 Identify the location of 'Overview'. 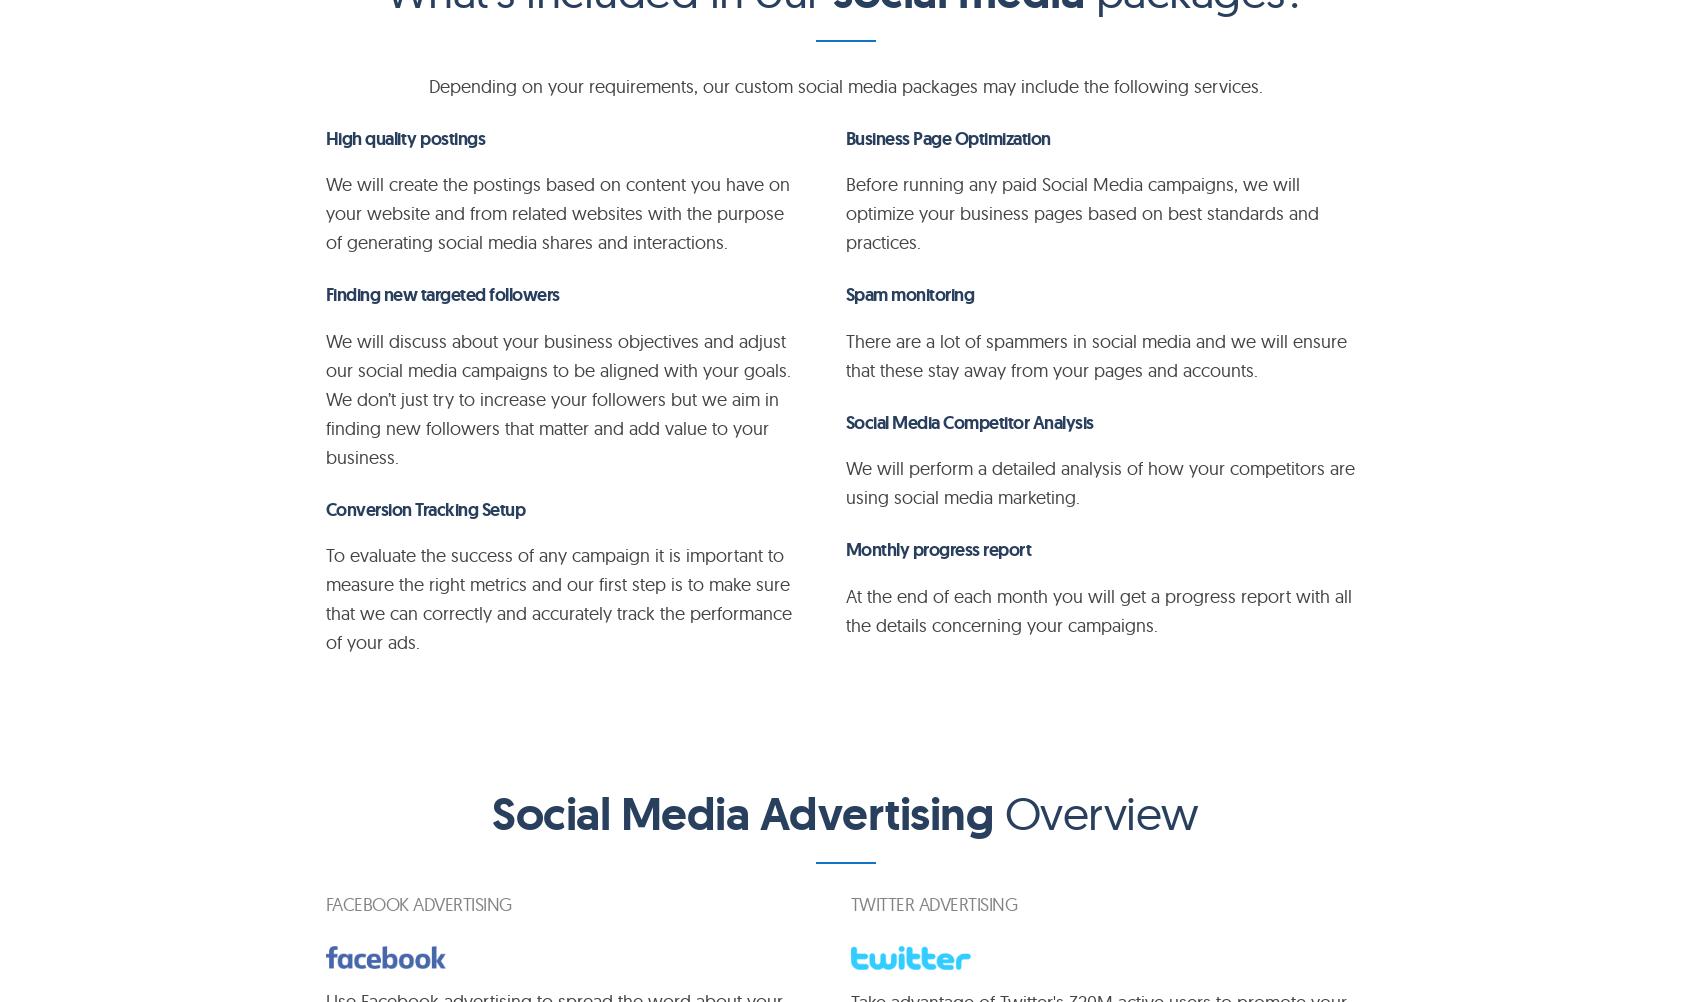
(1094, 812).